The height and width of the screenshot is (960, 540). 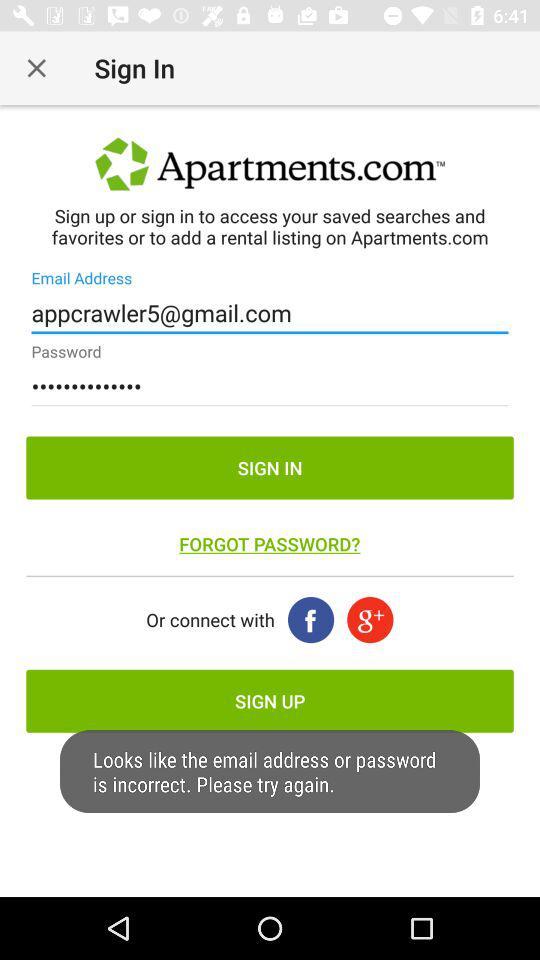 What do you see at coordinates (36, 68) in the screenshot?
I see `close` at bounding box center [36, 68].